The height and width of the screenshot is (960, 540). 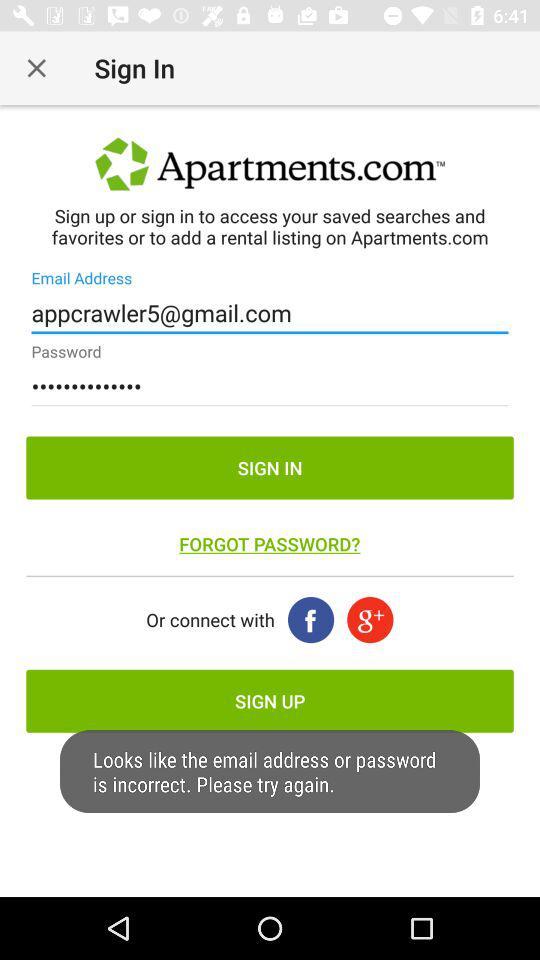 What do you see at coordinates (36, 68) in the screenshot?
I see `close` at bounding box center [36, 68].